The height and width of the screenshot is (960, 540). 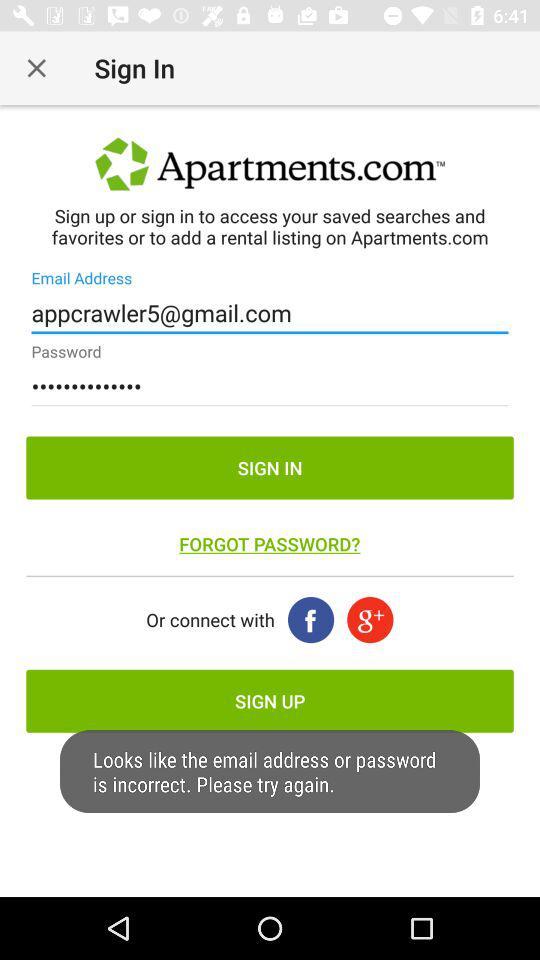 What do you see at coordinates (36, 68) in the screenshot?
I see `close` at bounding box center [36, 68].